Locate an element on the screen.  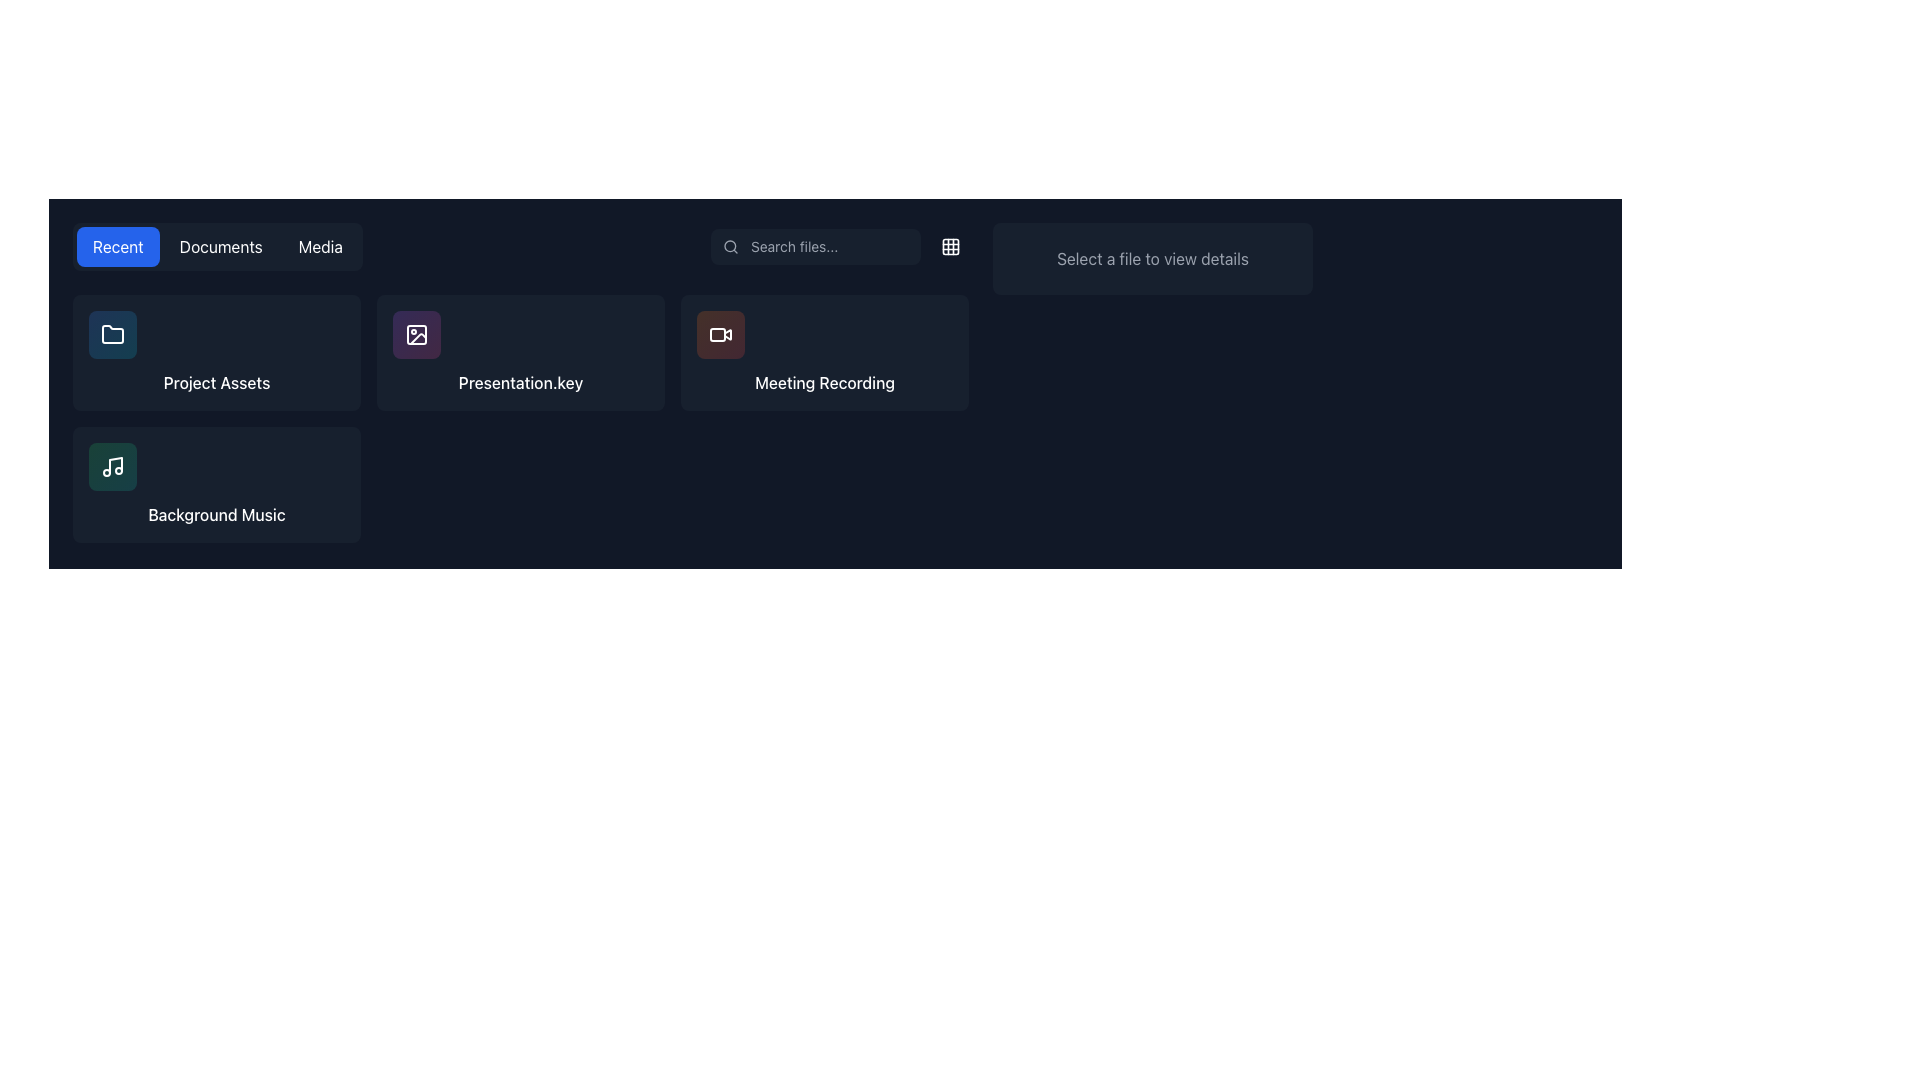
the music-related icon located in the first column and second row of the grid, directly below the 'Project Assets' icon is located at coordinates (112, 466).